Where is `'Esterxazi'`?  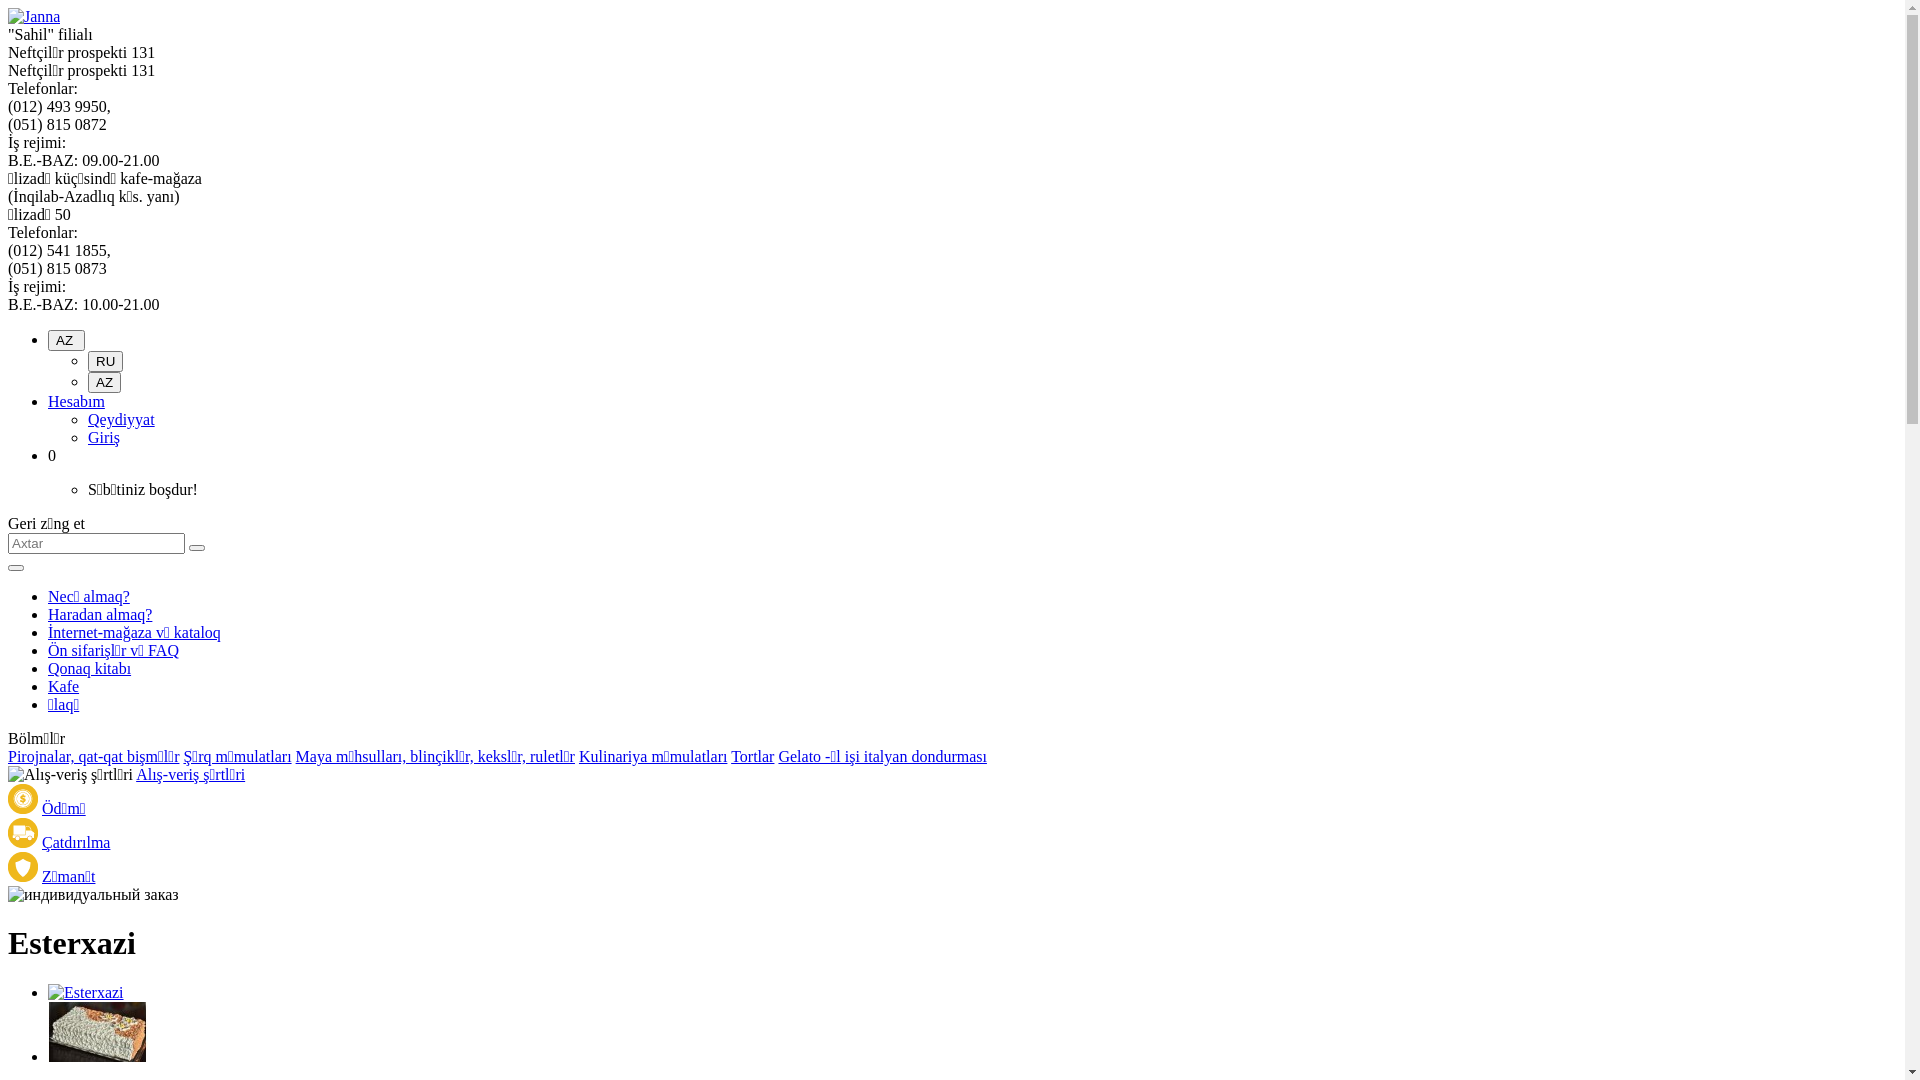
'Esterxazi' is located at coordinates (96, 1055).